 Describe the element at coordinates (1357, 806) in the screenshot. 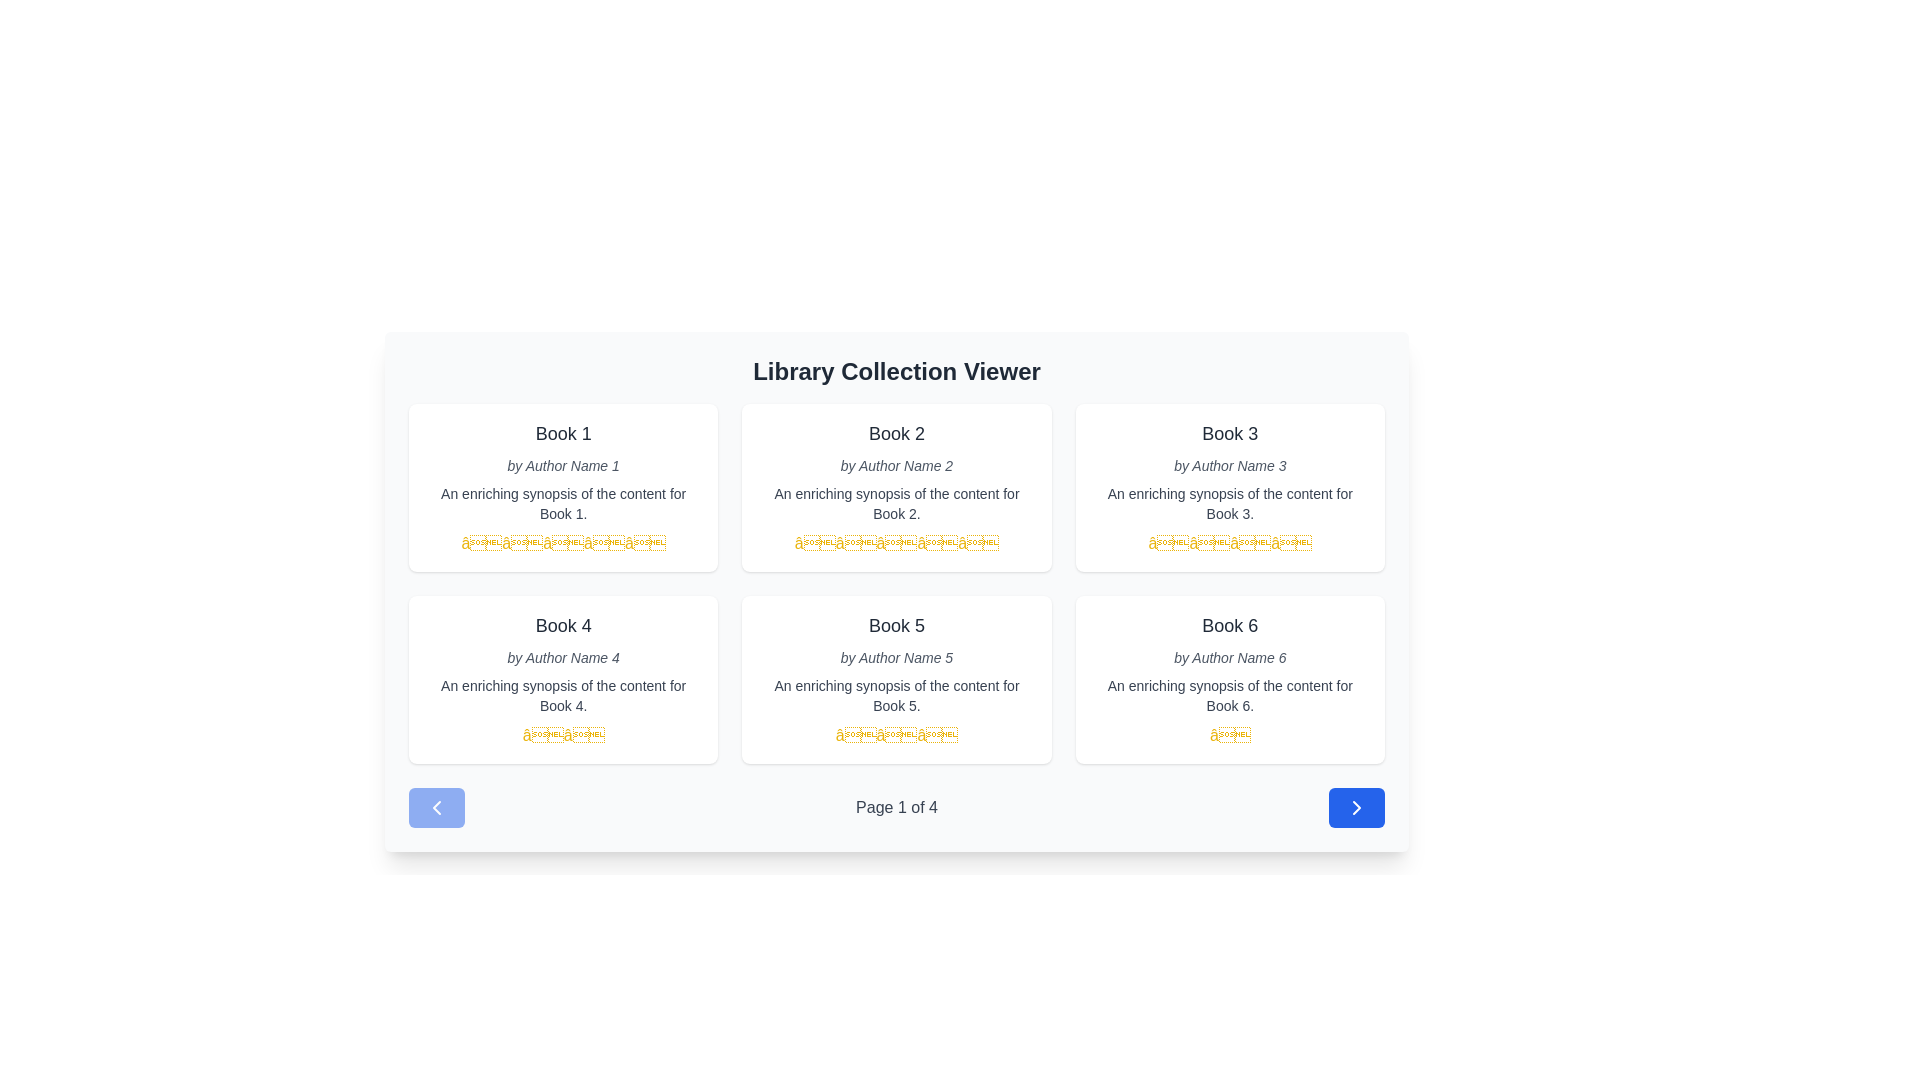

I see `the navigation icon embedded in the blue button located at the bottom right corner of the library collection viewer interface` at that location.